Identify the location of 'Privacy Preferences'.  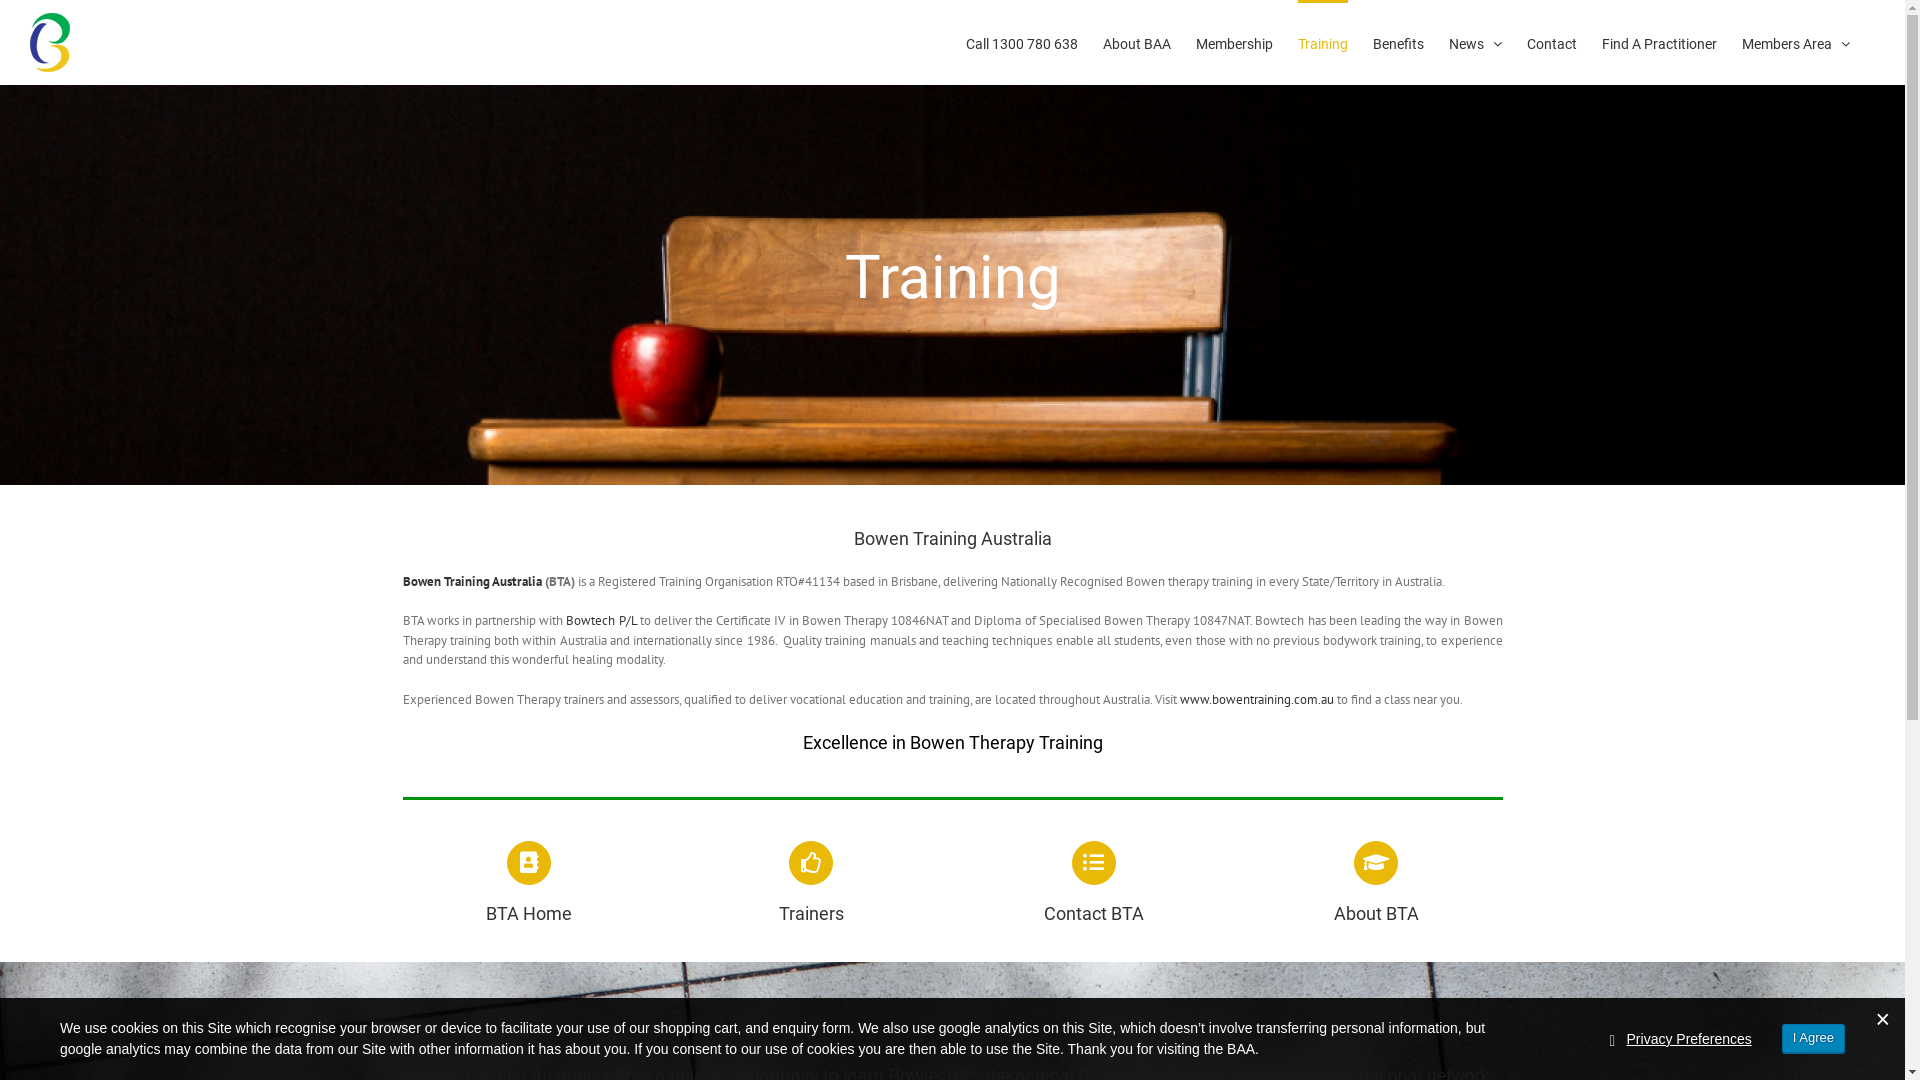
(1688, 1038).